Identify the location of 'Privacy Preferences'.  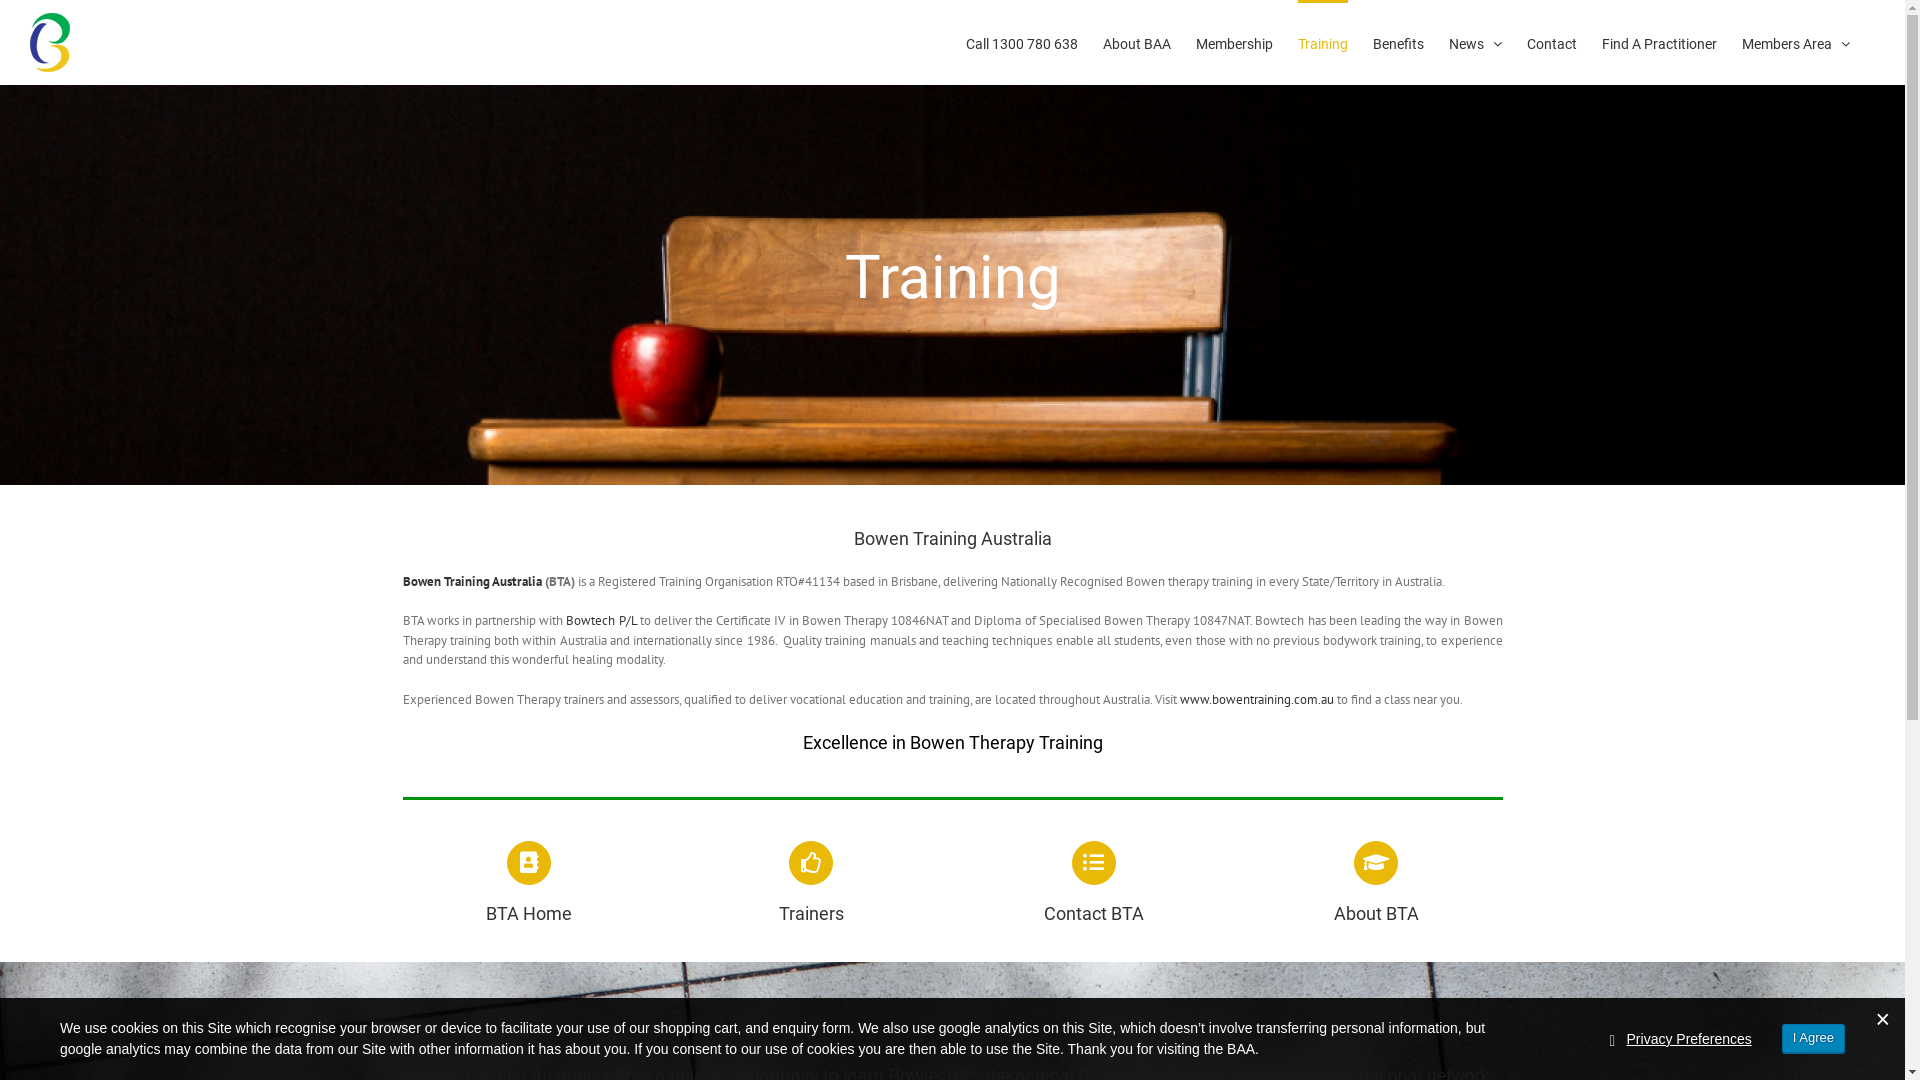
(1688, 1038).